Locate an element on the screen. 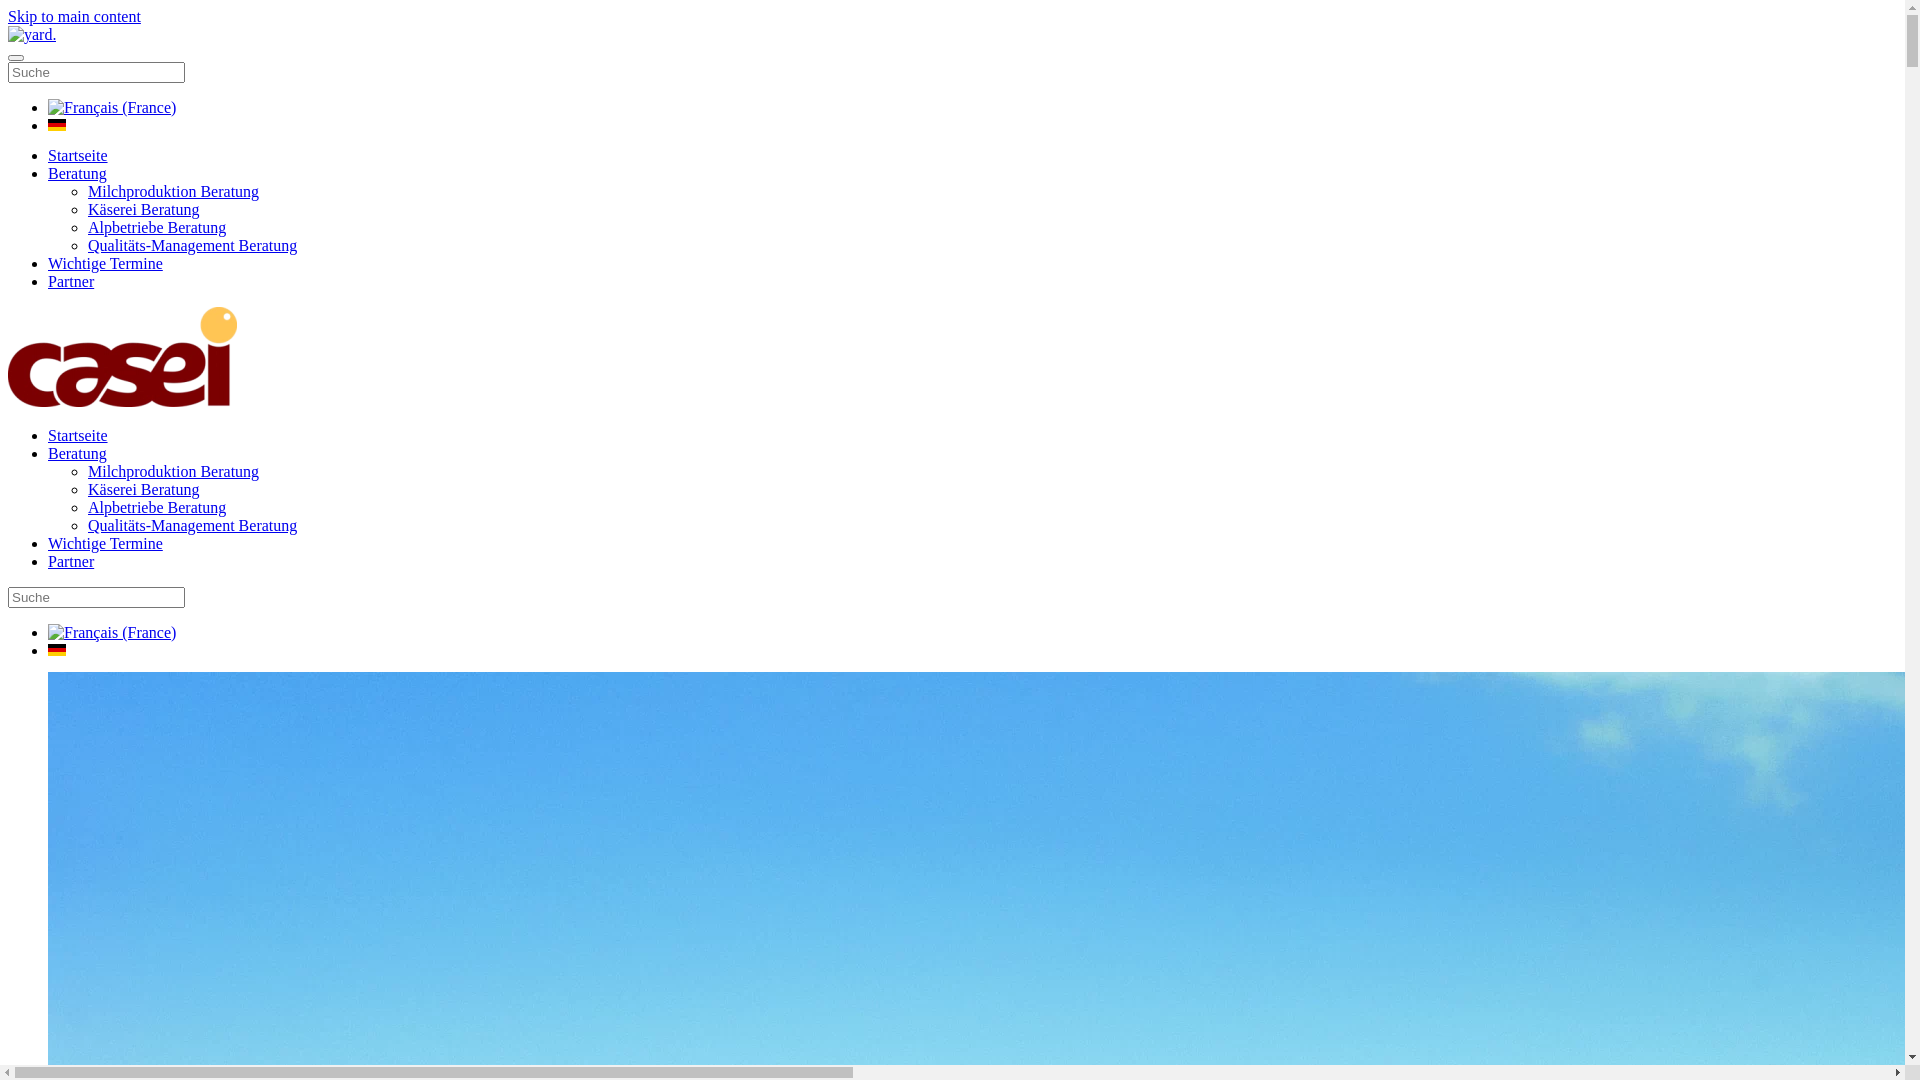 The height and width of the screenshot is (1080, 1920). 'Partner' is located at coordinates (71, 561).